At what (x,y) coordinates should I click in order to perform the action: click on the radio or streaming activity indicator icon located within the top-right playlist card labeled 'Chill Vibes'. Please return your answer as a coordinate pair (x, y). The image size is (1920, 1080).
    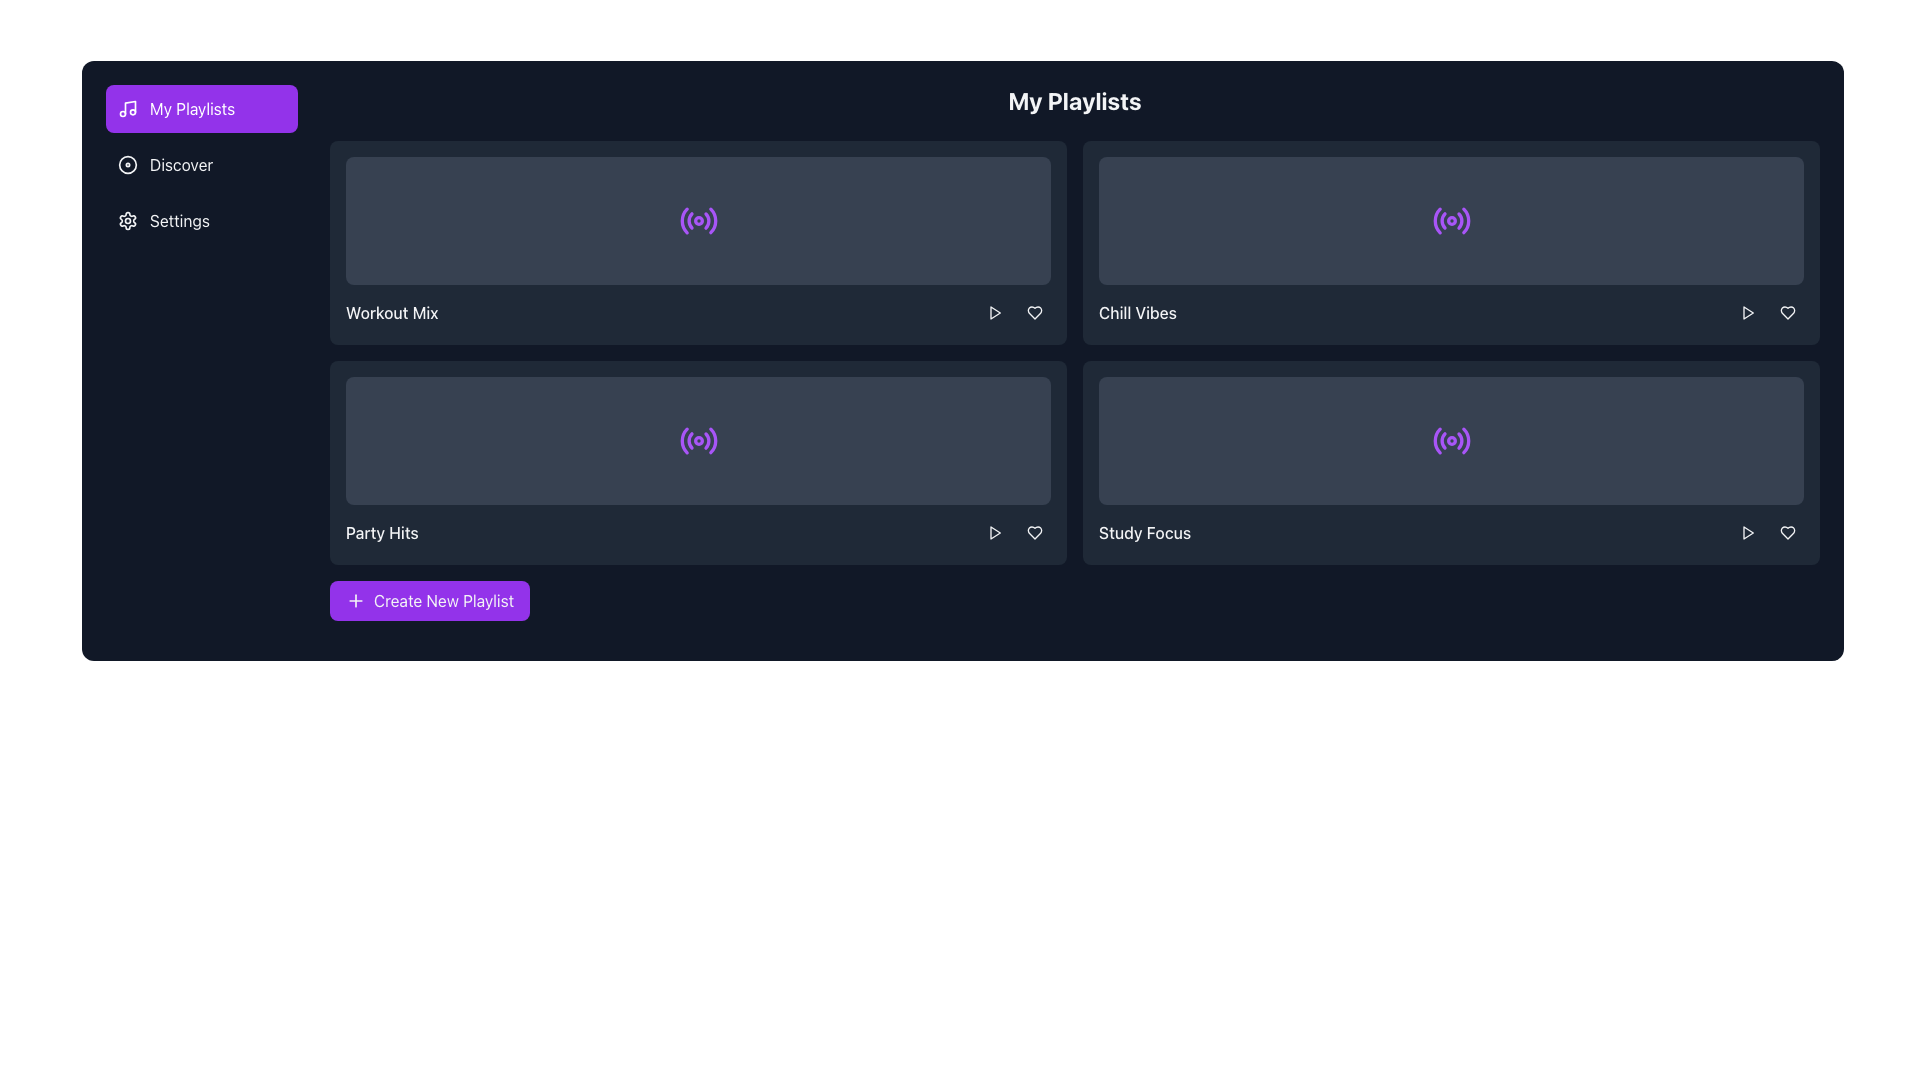
    Looking at the image, I should click on (1451, 220).